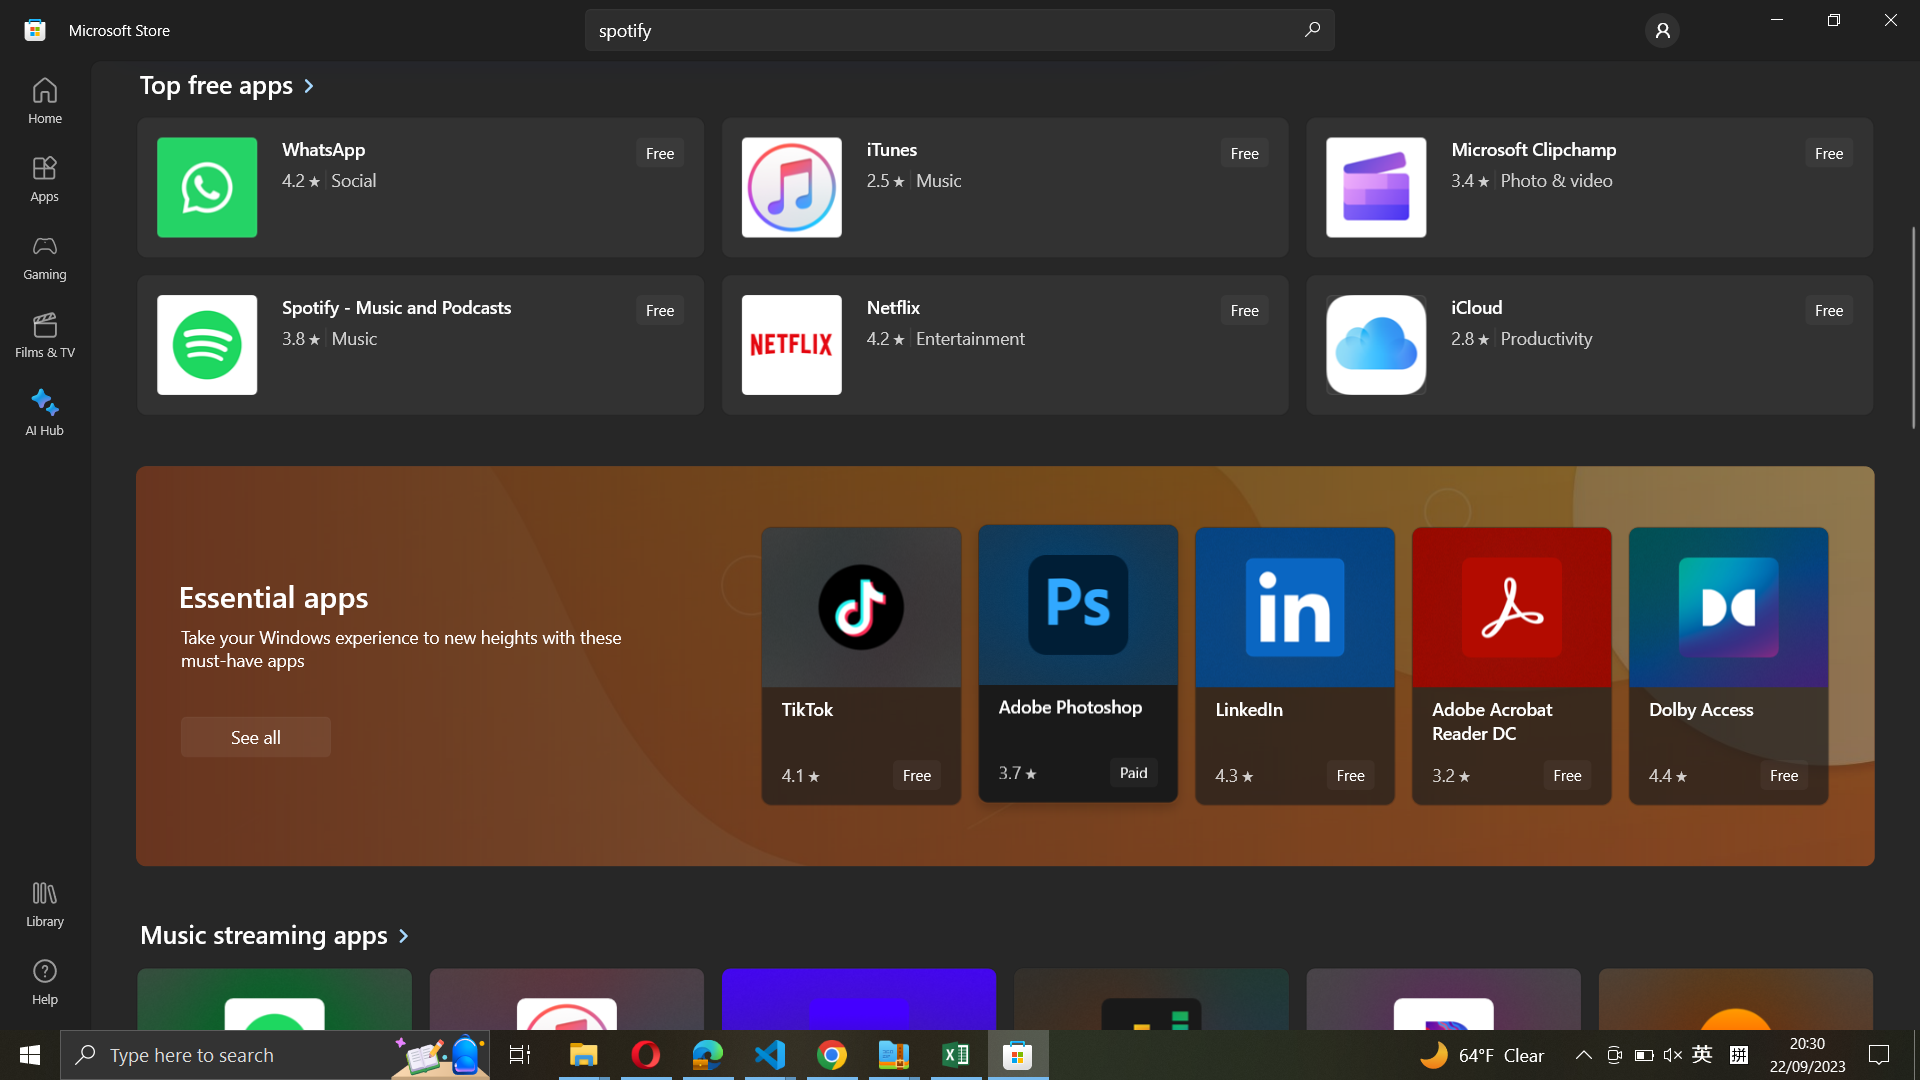 Image resolution: width=1920 pixels, height=1080 pixels. What do you see at coordinates (416, 342) in the screenshot?
I see `Spotify` at bounding box center [416, 342].